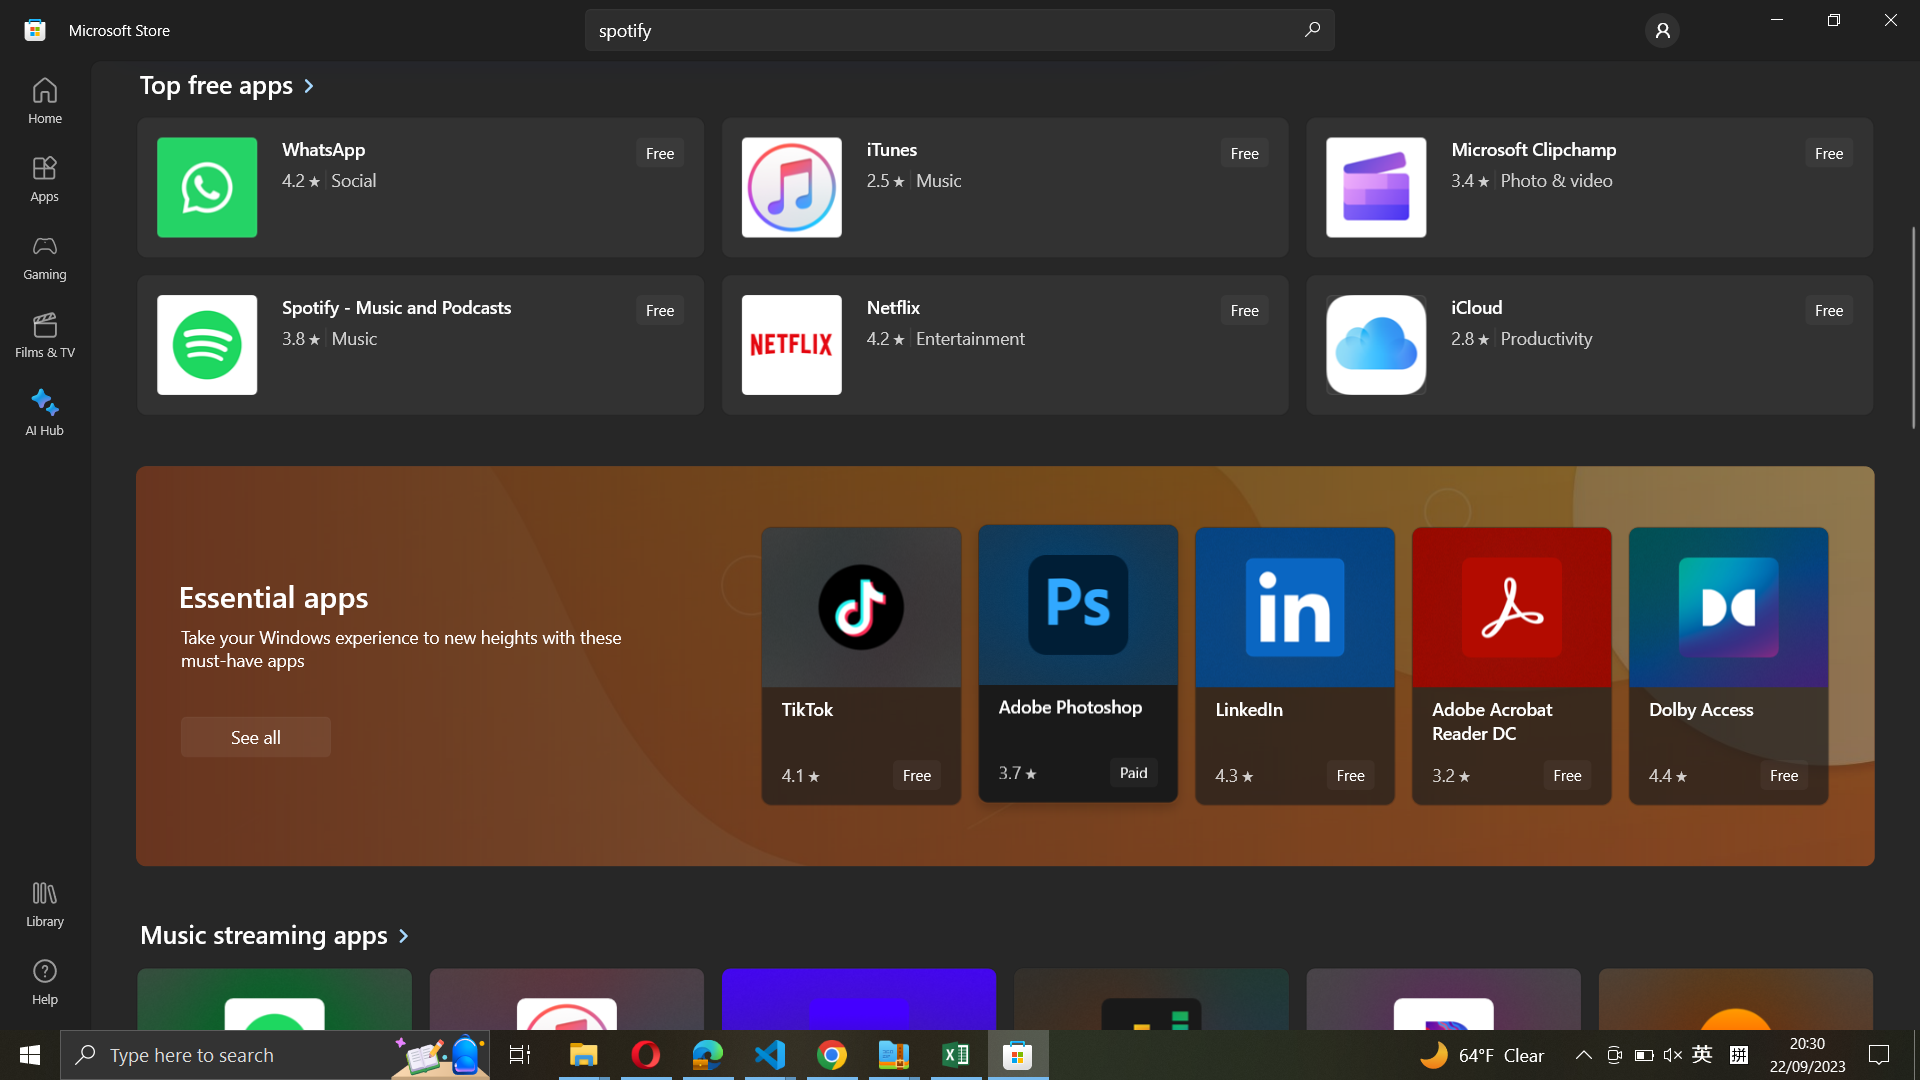 Image resolution: width=1920 pixels, height=1080 pixels. What do you see at coordinates (416, 342) in the screenshot?
I see `Spotify` at bounding box center [416, 342].